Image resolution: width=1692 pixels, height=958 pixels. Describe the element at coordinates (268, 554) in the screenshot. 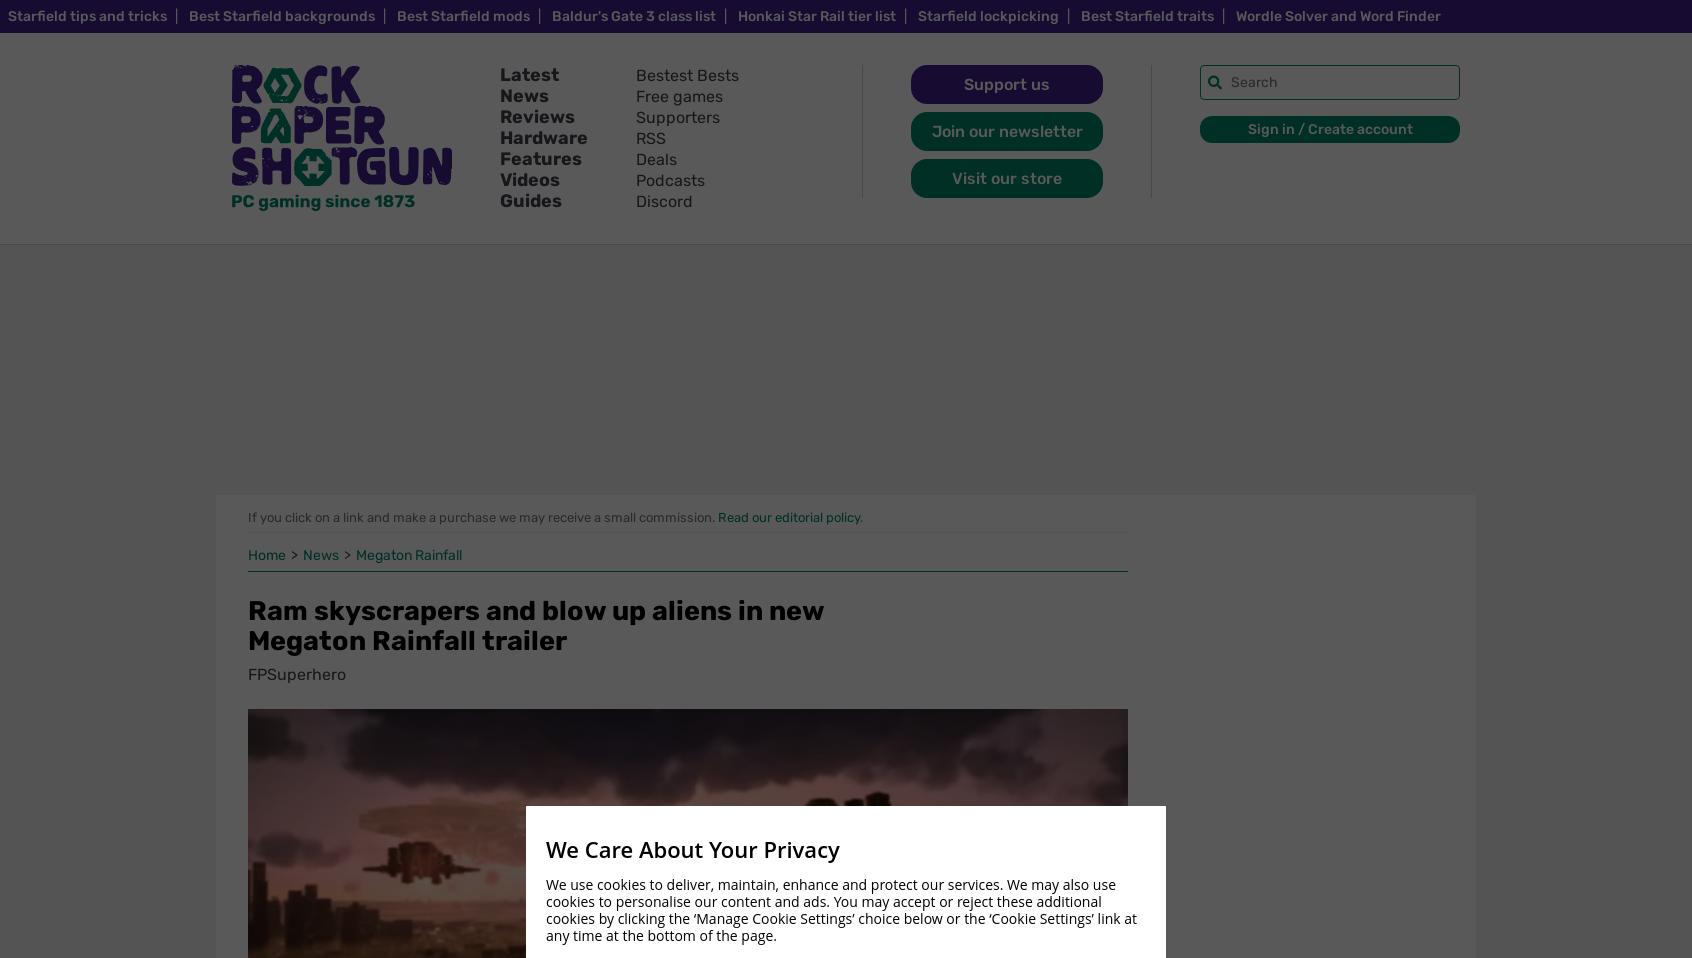

I see `'Home'` at that location.